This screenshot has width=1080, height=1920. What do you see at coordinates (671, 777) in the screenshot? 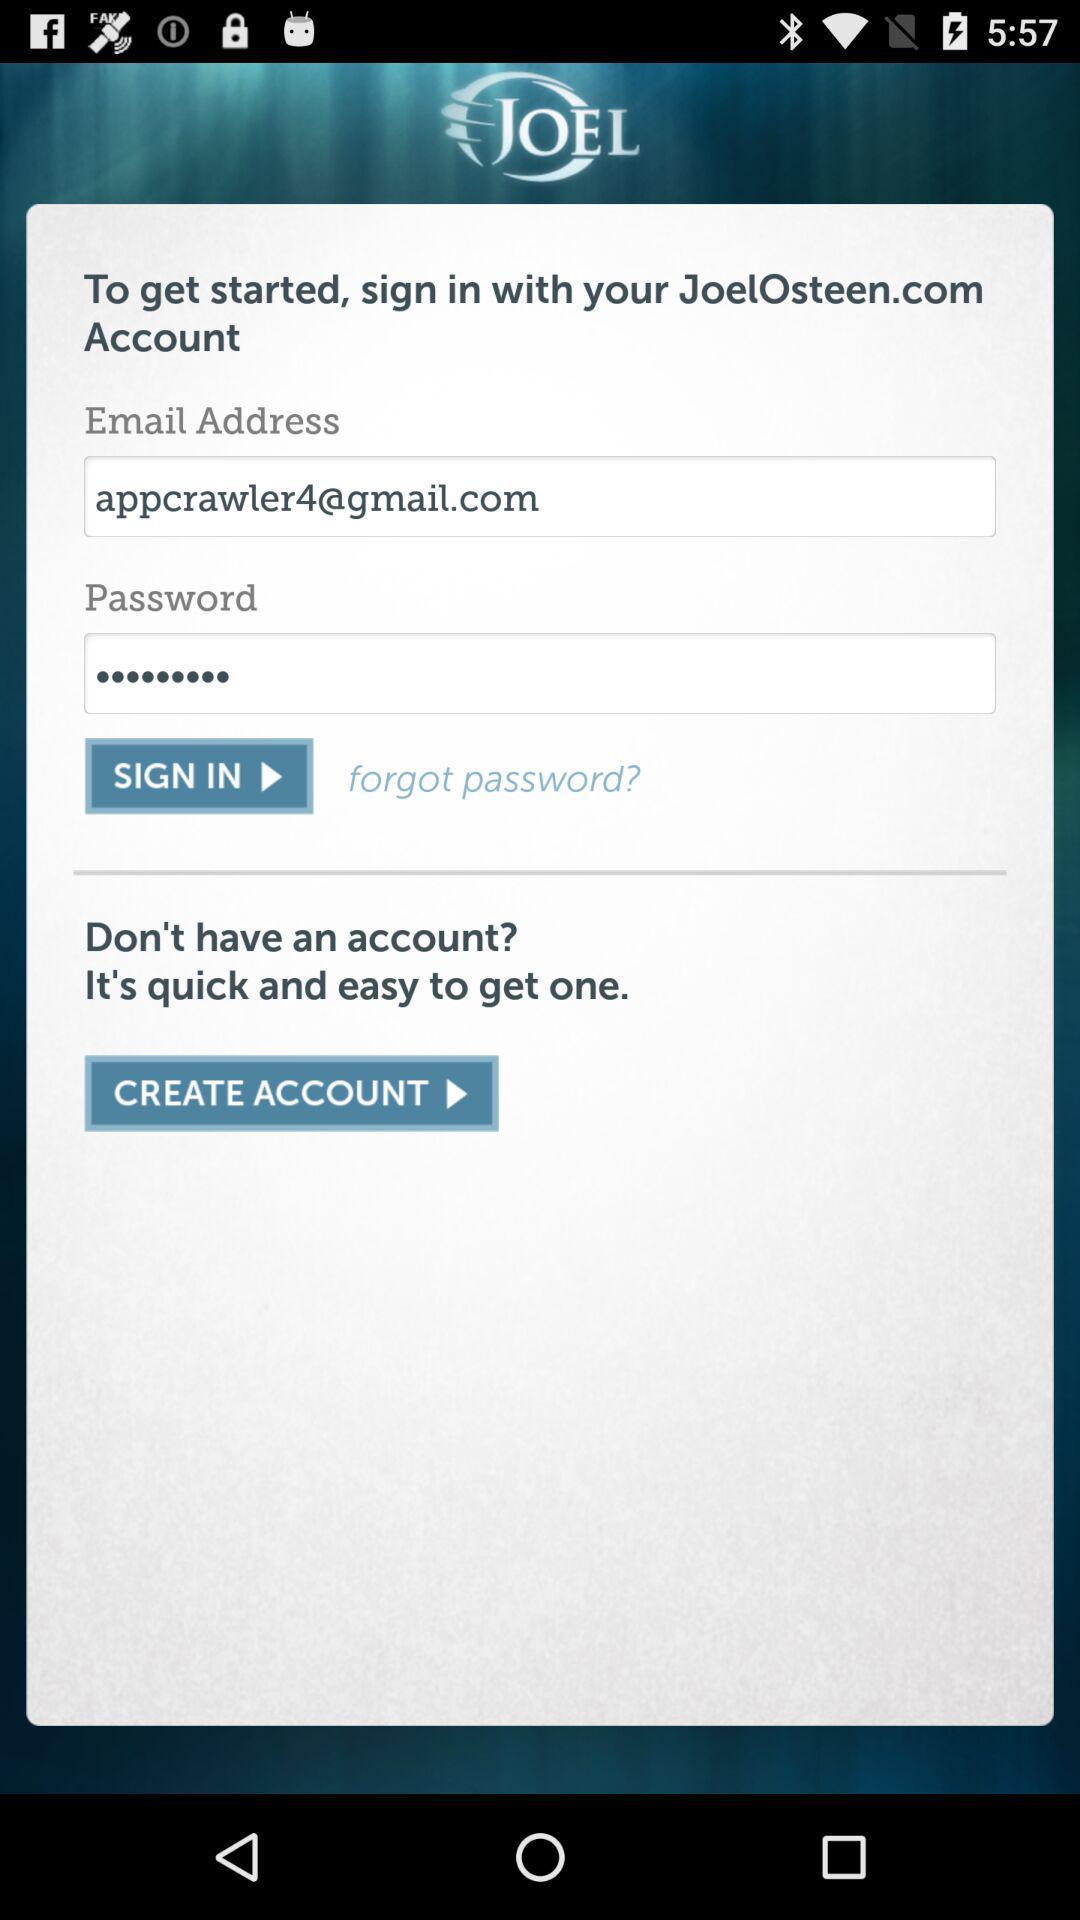
I see `the forgot password?` at bounding box center [671, 777].